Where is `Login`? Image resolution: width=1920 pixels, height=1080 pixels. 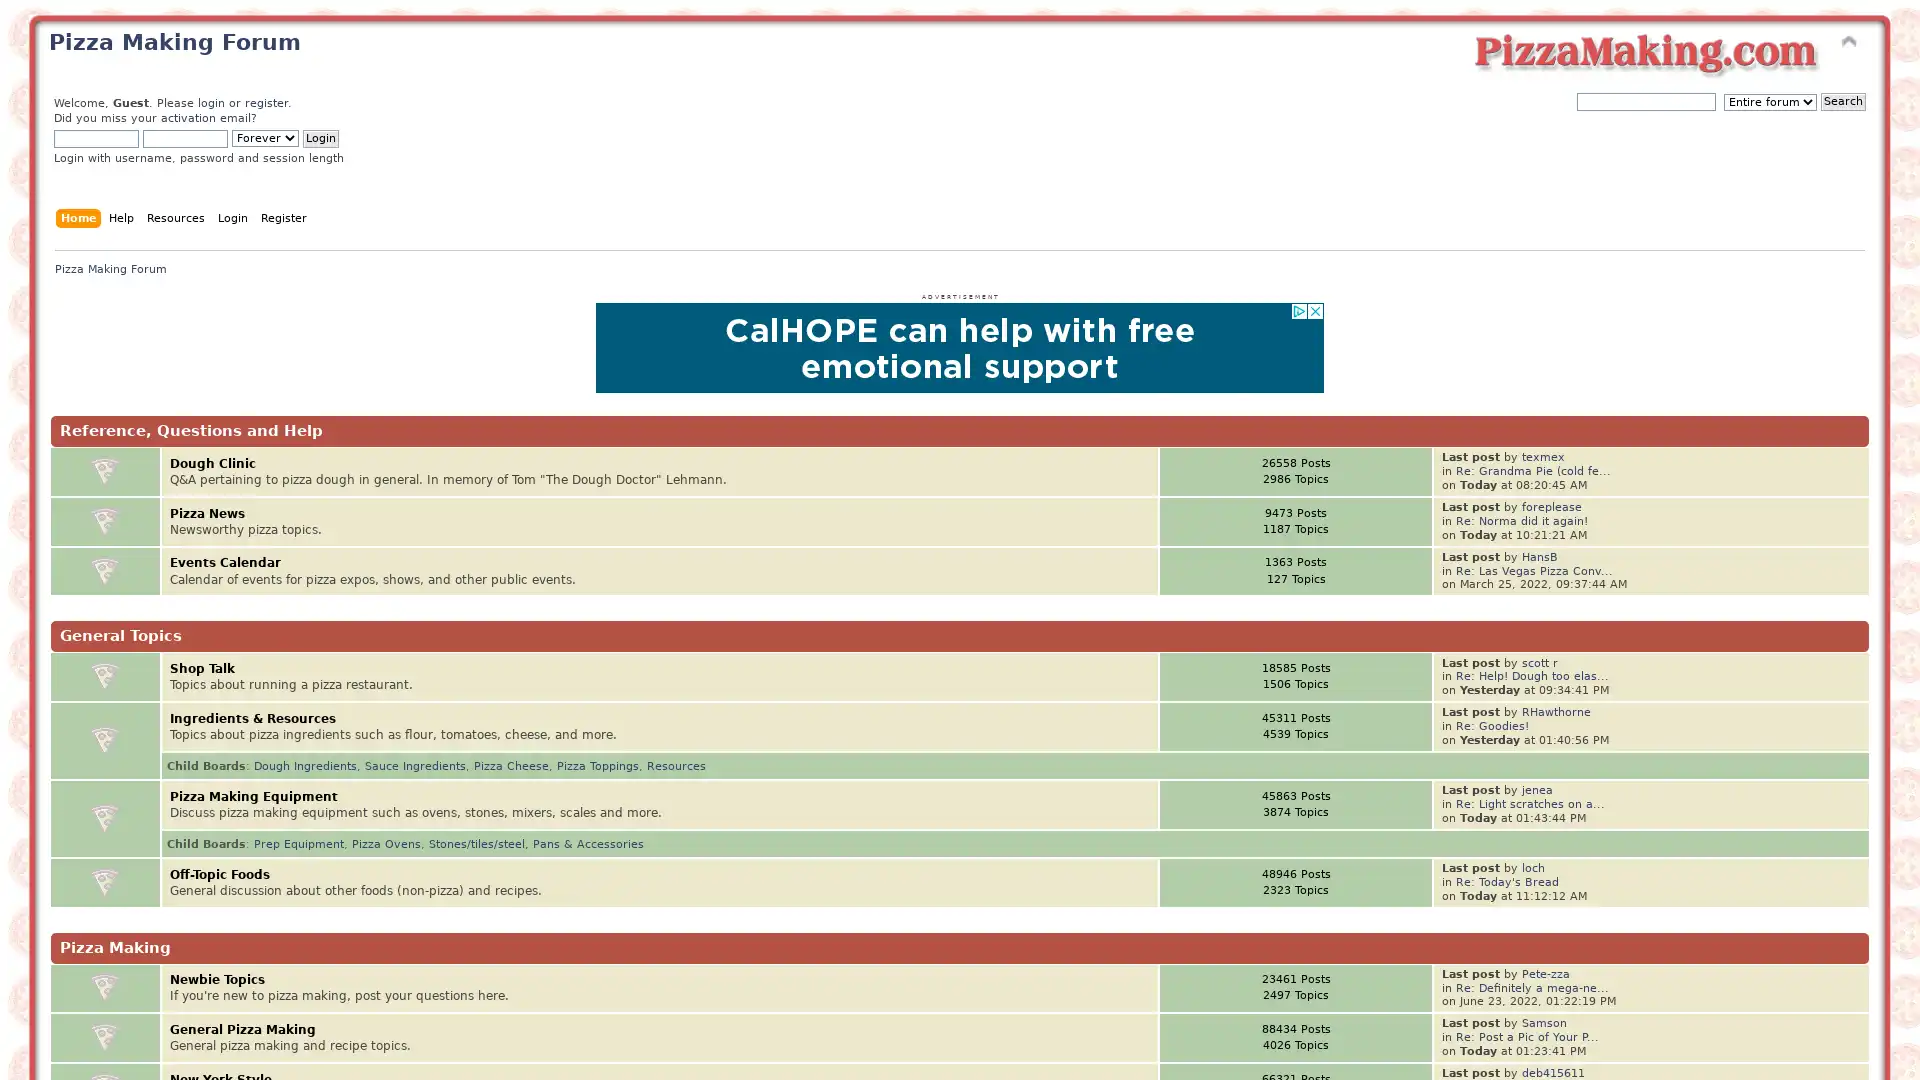 Login is located at coordinates (320, 137).